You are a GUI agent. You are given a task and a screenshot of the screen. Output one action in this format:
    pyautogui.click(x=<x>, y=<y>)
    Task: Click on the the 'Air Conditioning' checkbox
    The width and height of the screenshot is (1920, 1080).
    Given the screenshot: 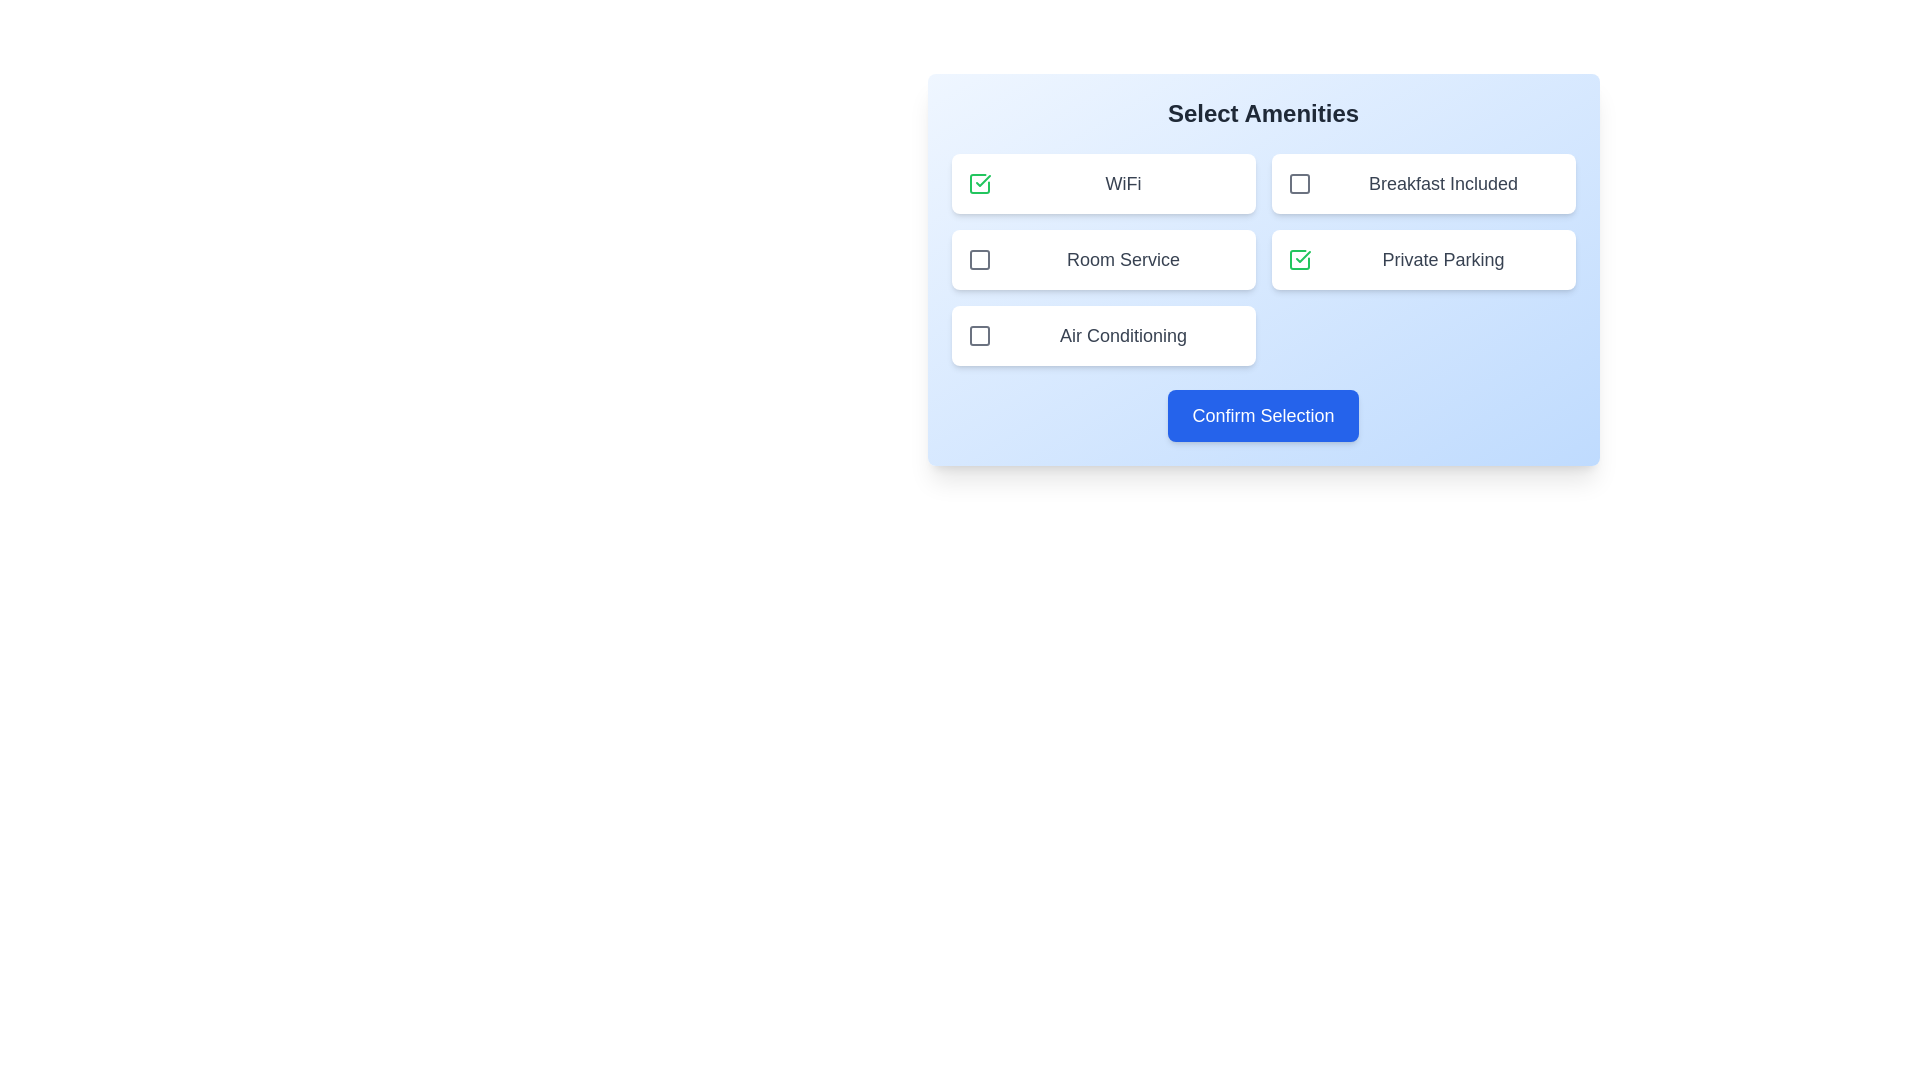 What is the action you would take?
    pyautogui.click(x=1102, y=334)
    